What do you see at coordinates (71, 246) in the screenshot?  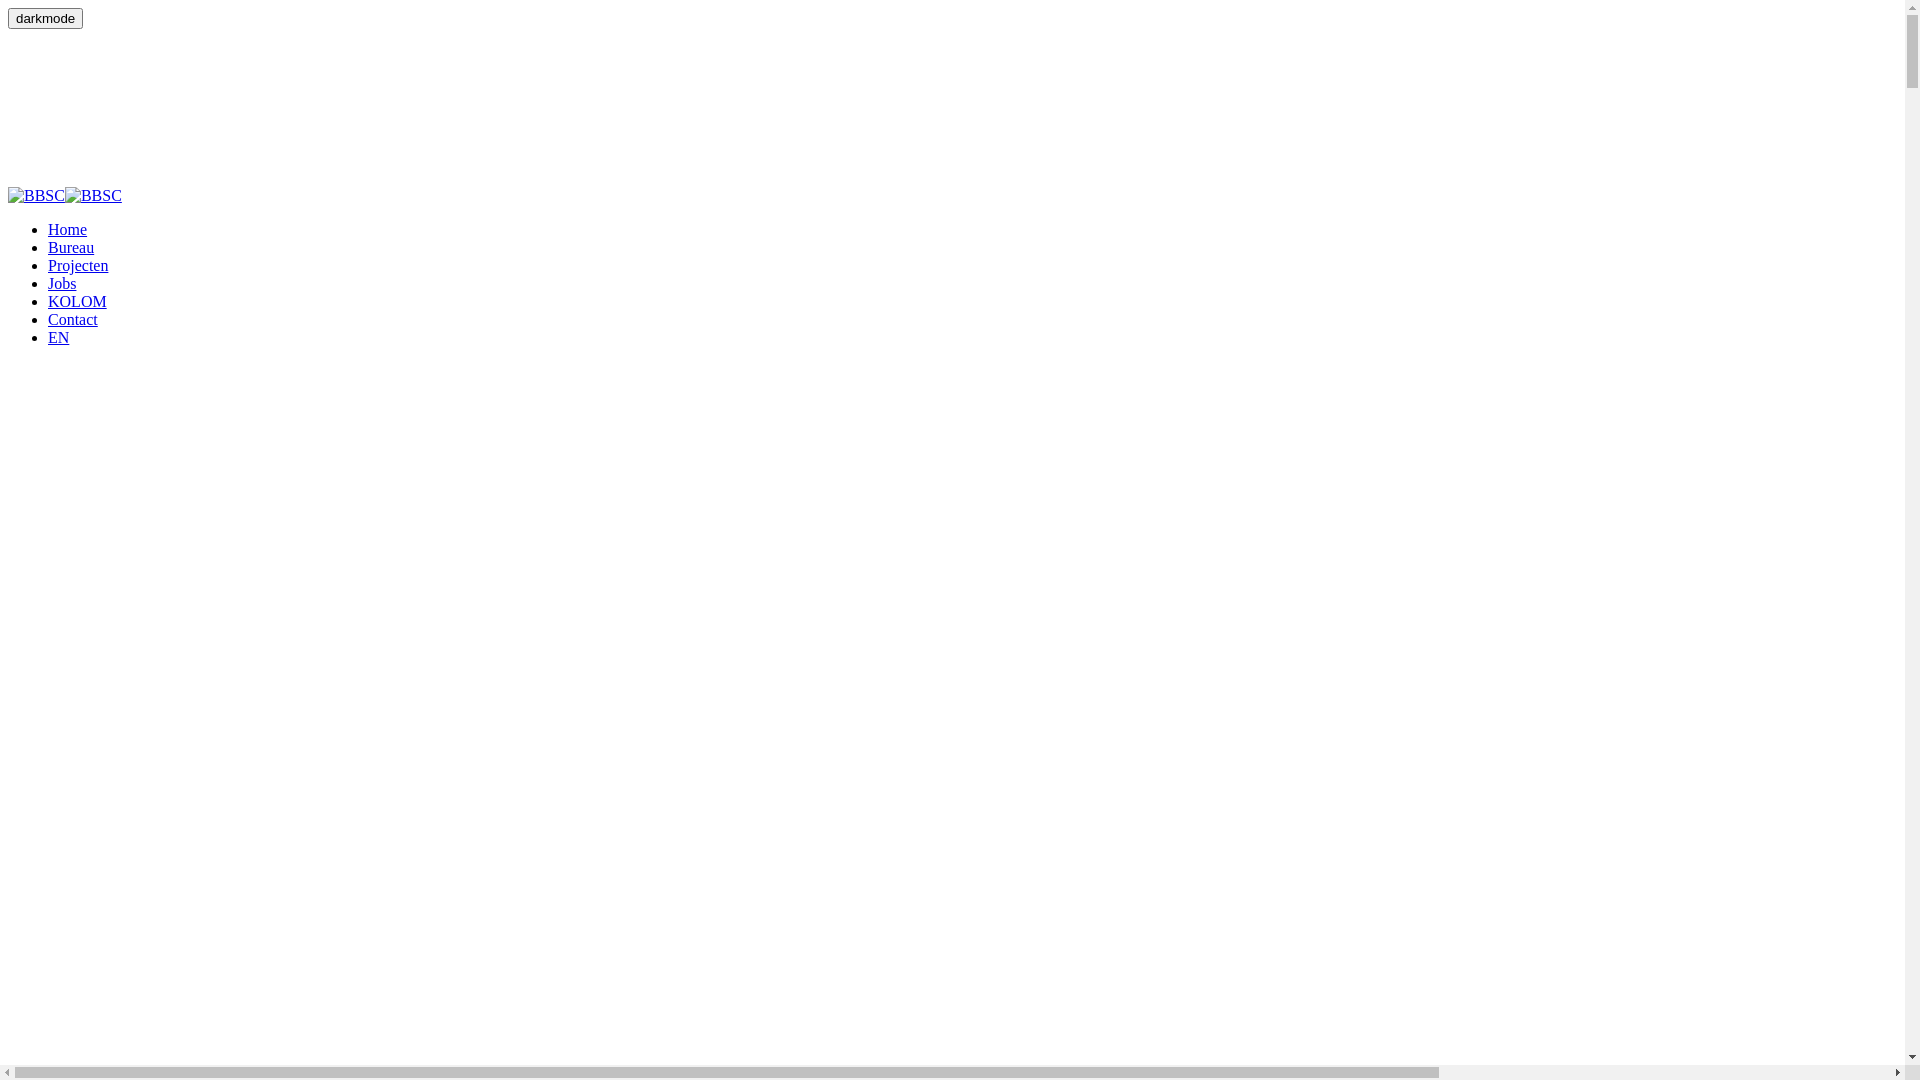 I see `'Bureau'` at bounding box center [71, 246].